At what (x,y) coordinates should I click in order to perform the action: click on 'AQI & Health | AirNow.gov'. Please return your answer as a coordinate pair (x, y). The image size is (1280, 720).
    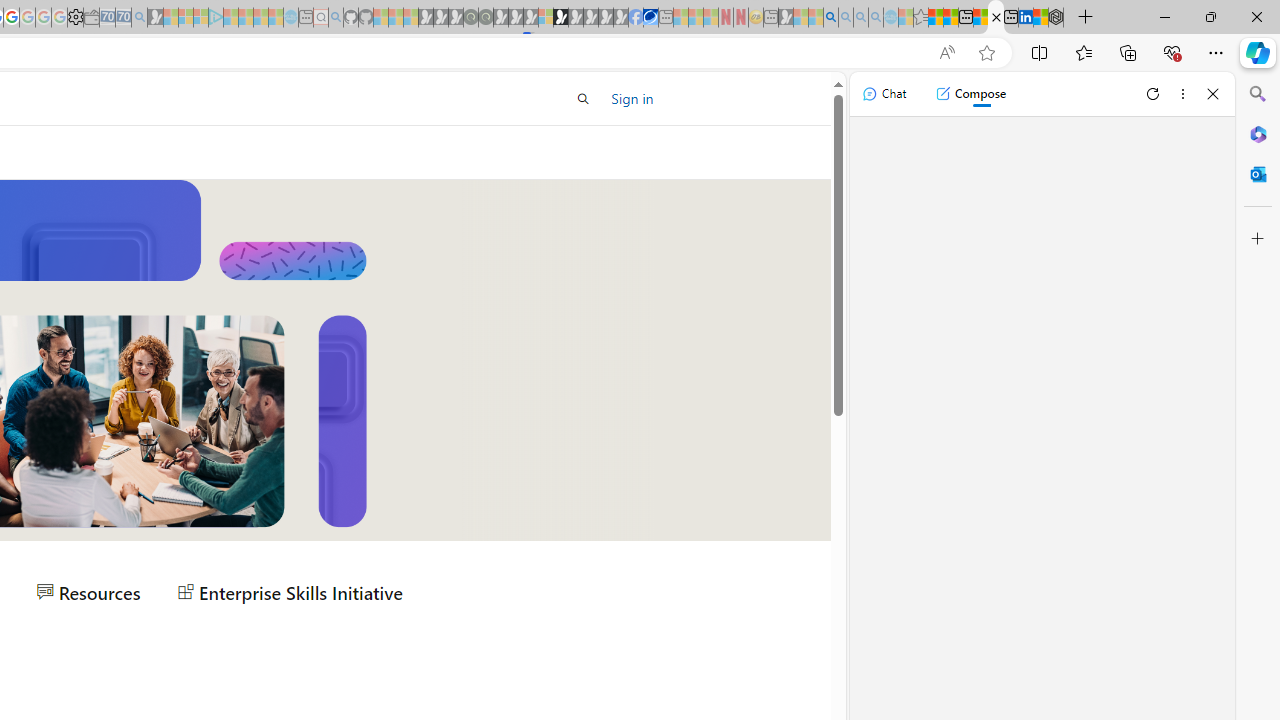
    Looking at the image, I should click on (650, 17).